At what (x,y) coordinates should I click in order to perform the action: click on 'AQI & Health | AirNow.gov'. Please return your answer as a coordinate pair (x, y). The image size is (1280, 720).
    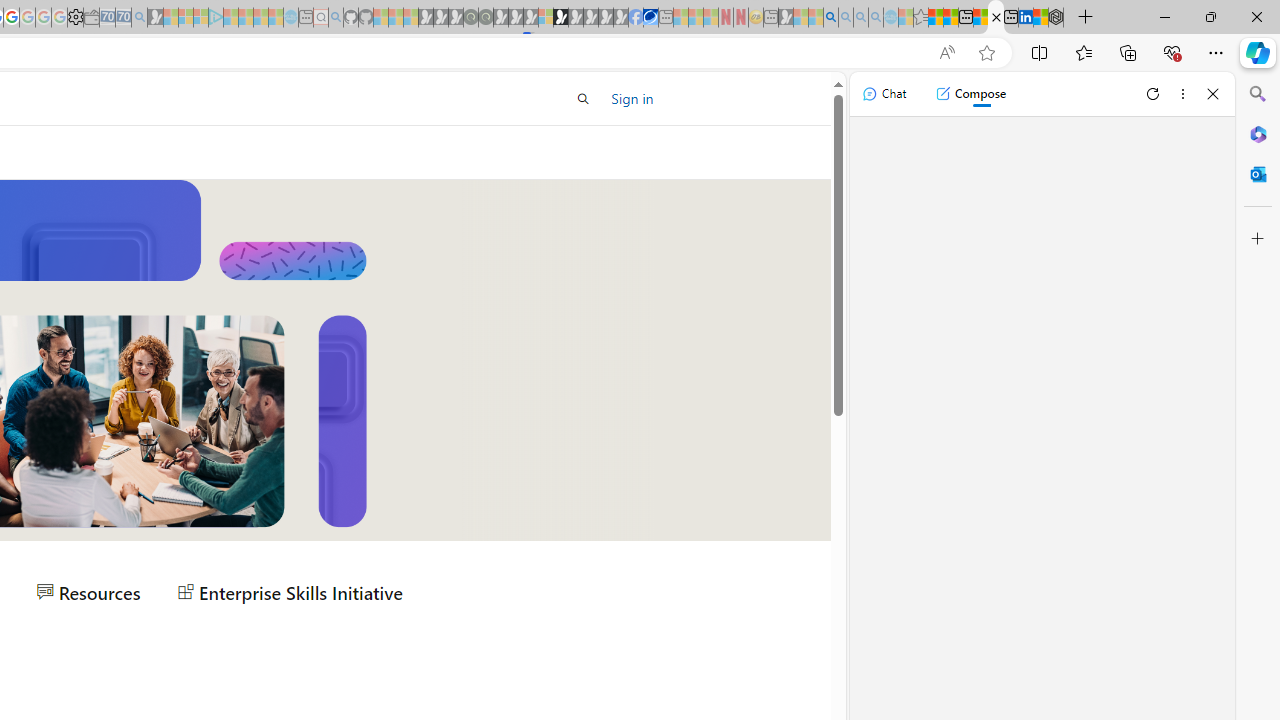
    Looking at the image, I should click on (650, 17).